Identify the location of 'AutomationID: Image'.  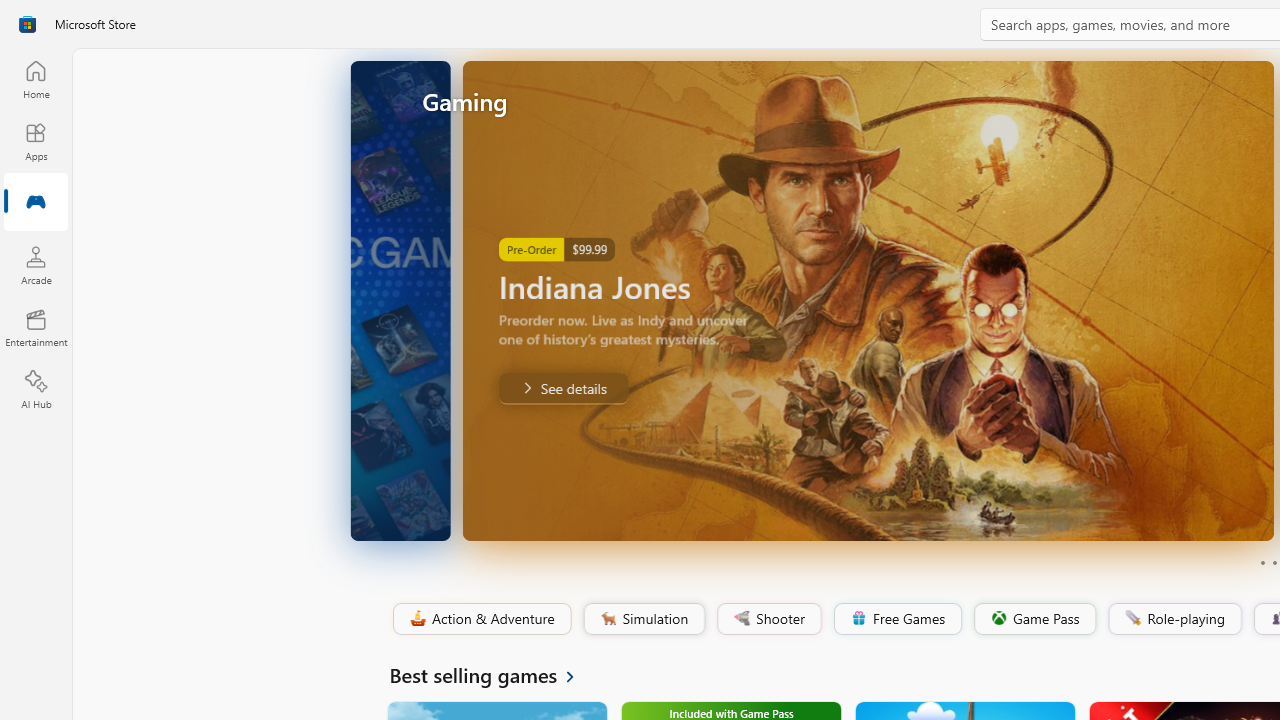
(815, 300).